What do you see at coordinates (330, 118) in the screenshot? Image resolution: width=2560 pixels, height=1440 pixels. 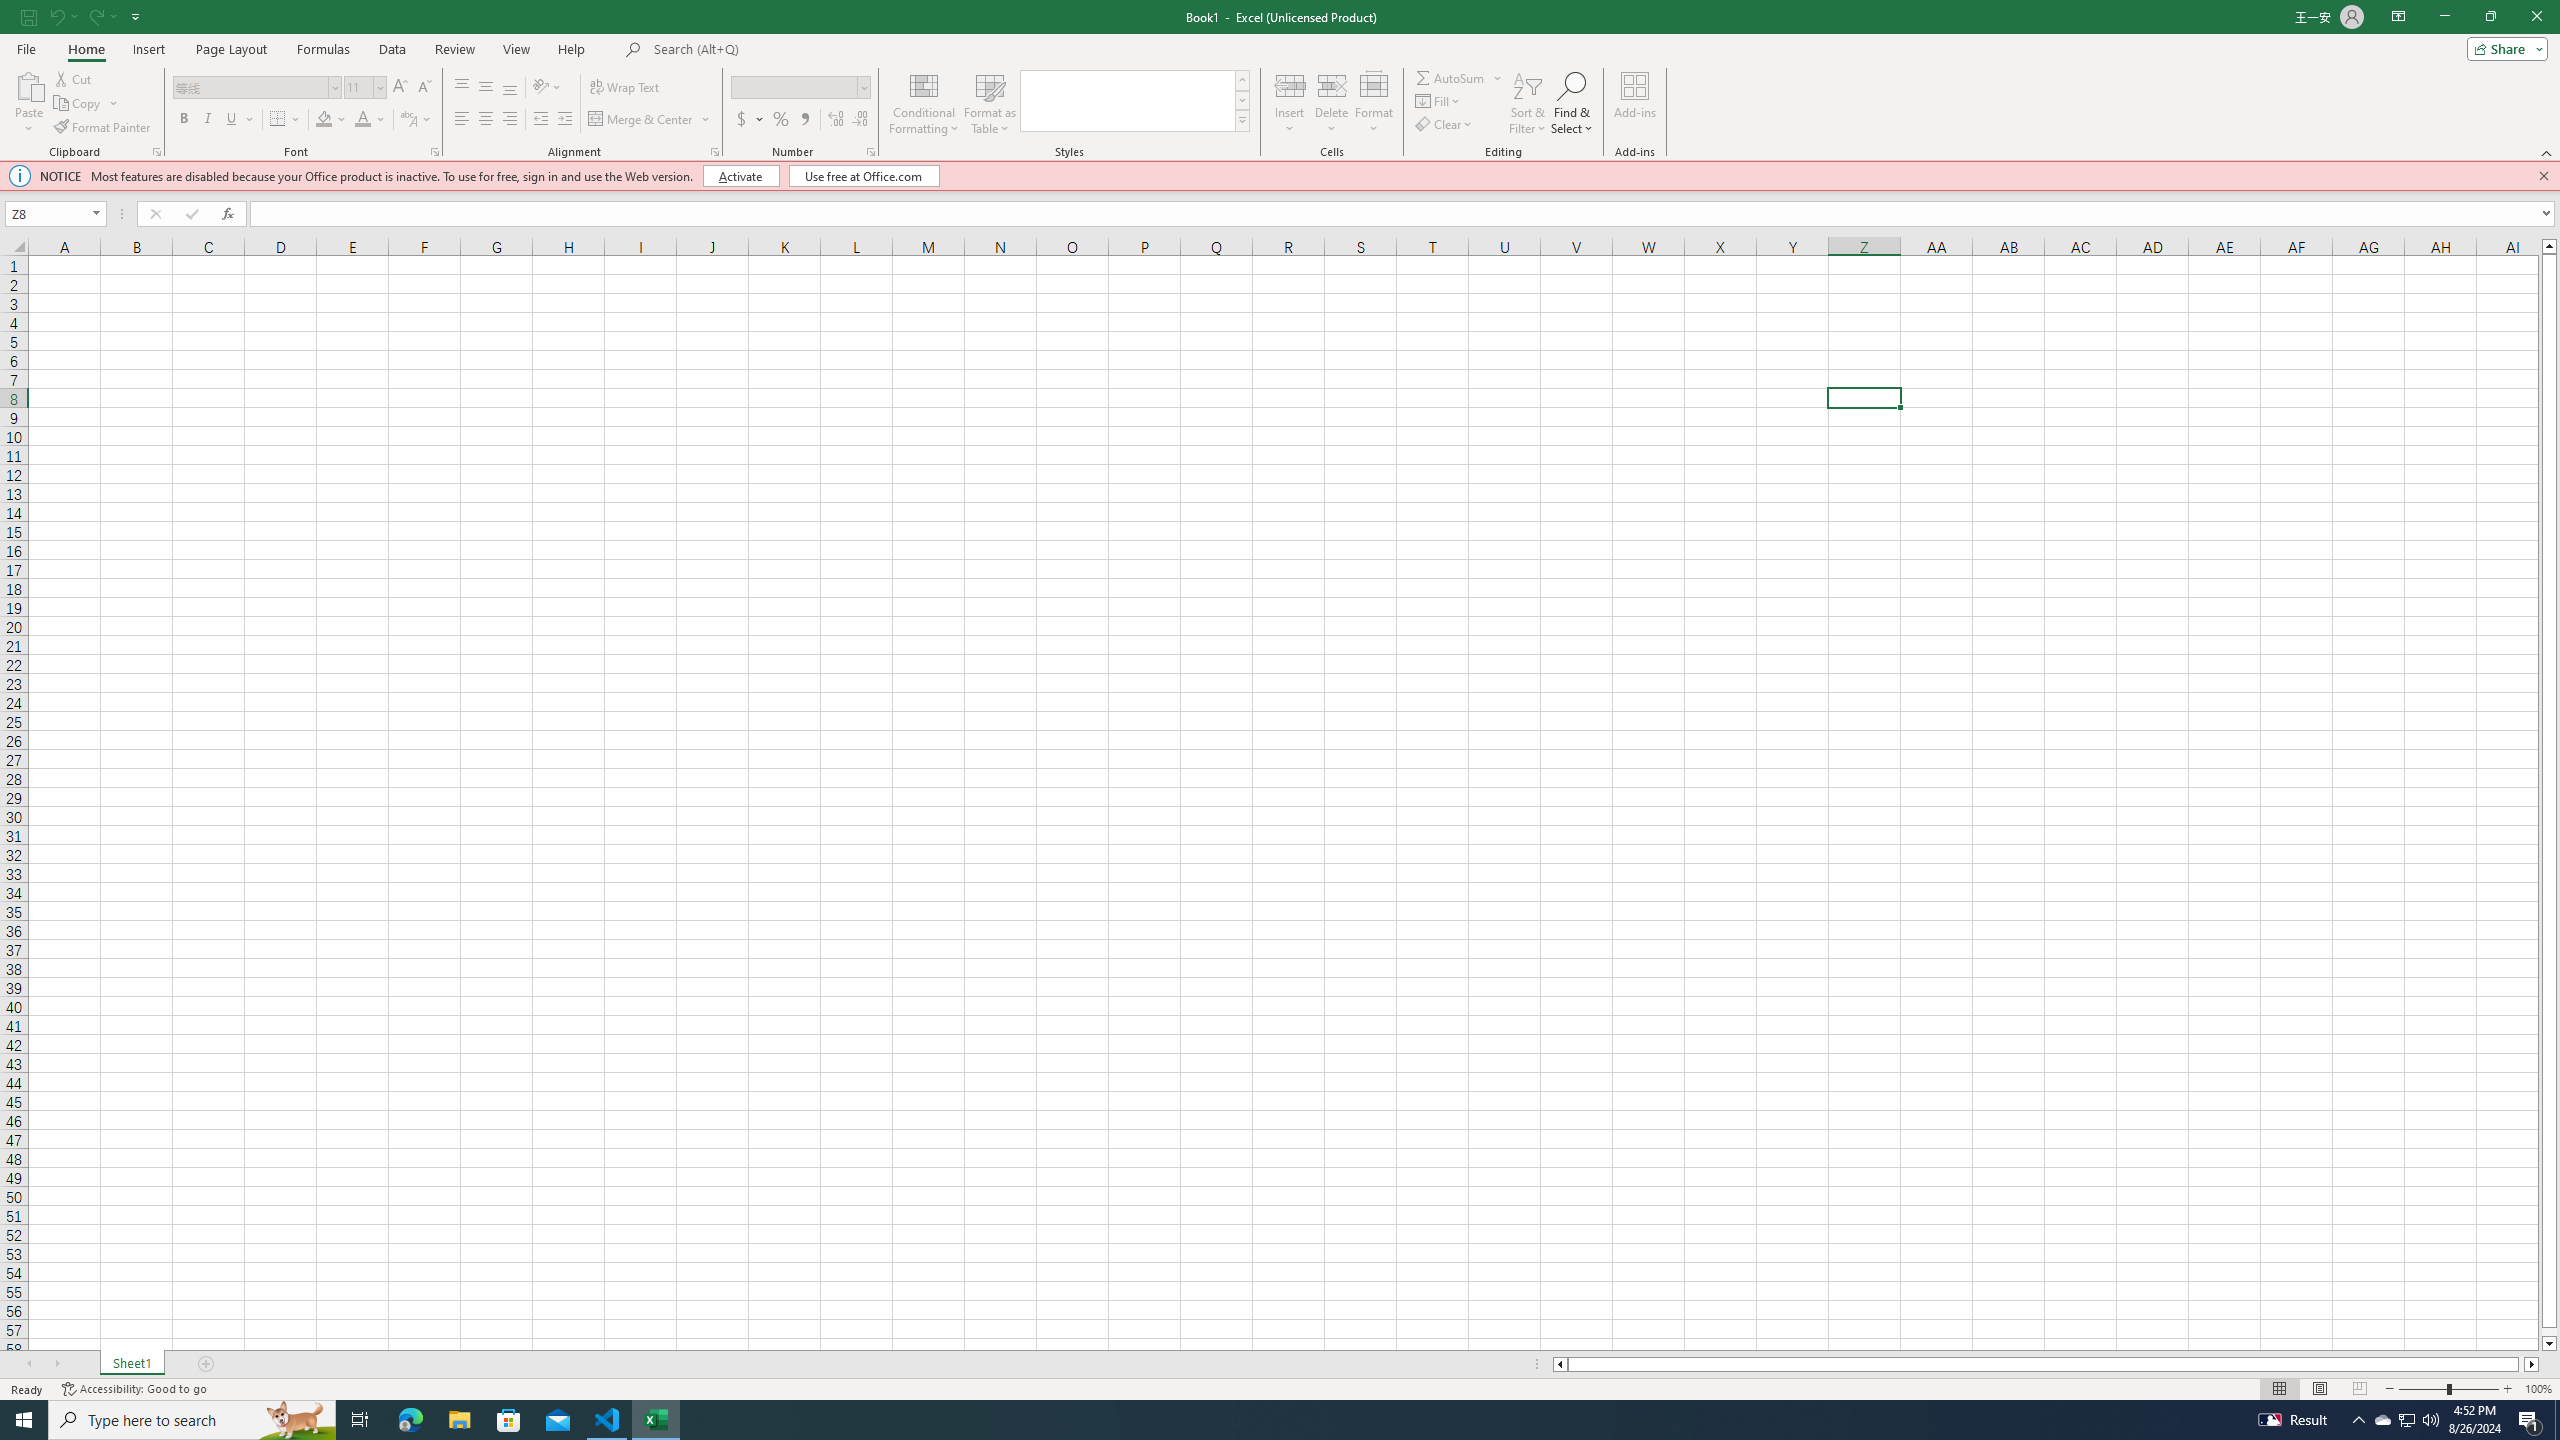 I see `'Fill Color'` at bounding box center [330, 118].